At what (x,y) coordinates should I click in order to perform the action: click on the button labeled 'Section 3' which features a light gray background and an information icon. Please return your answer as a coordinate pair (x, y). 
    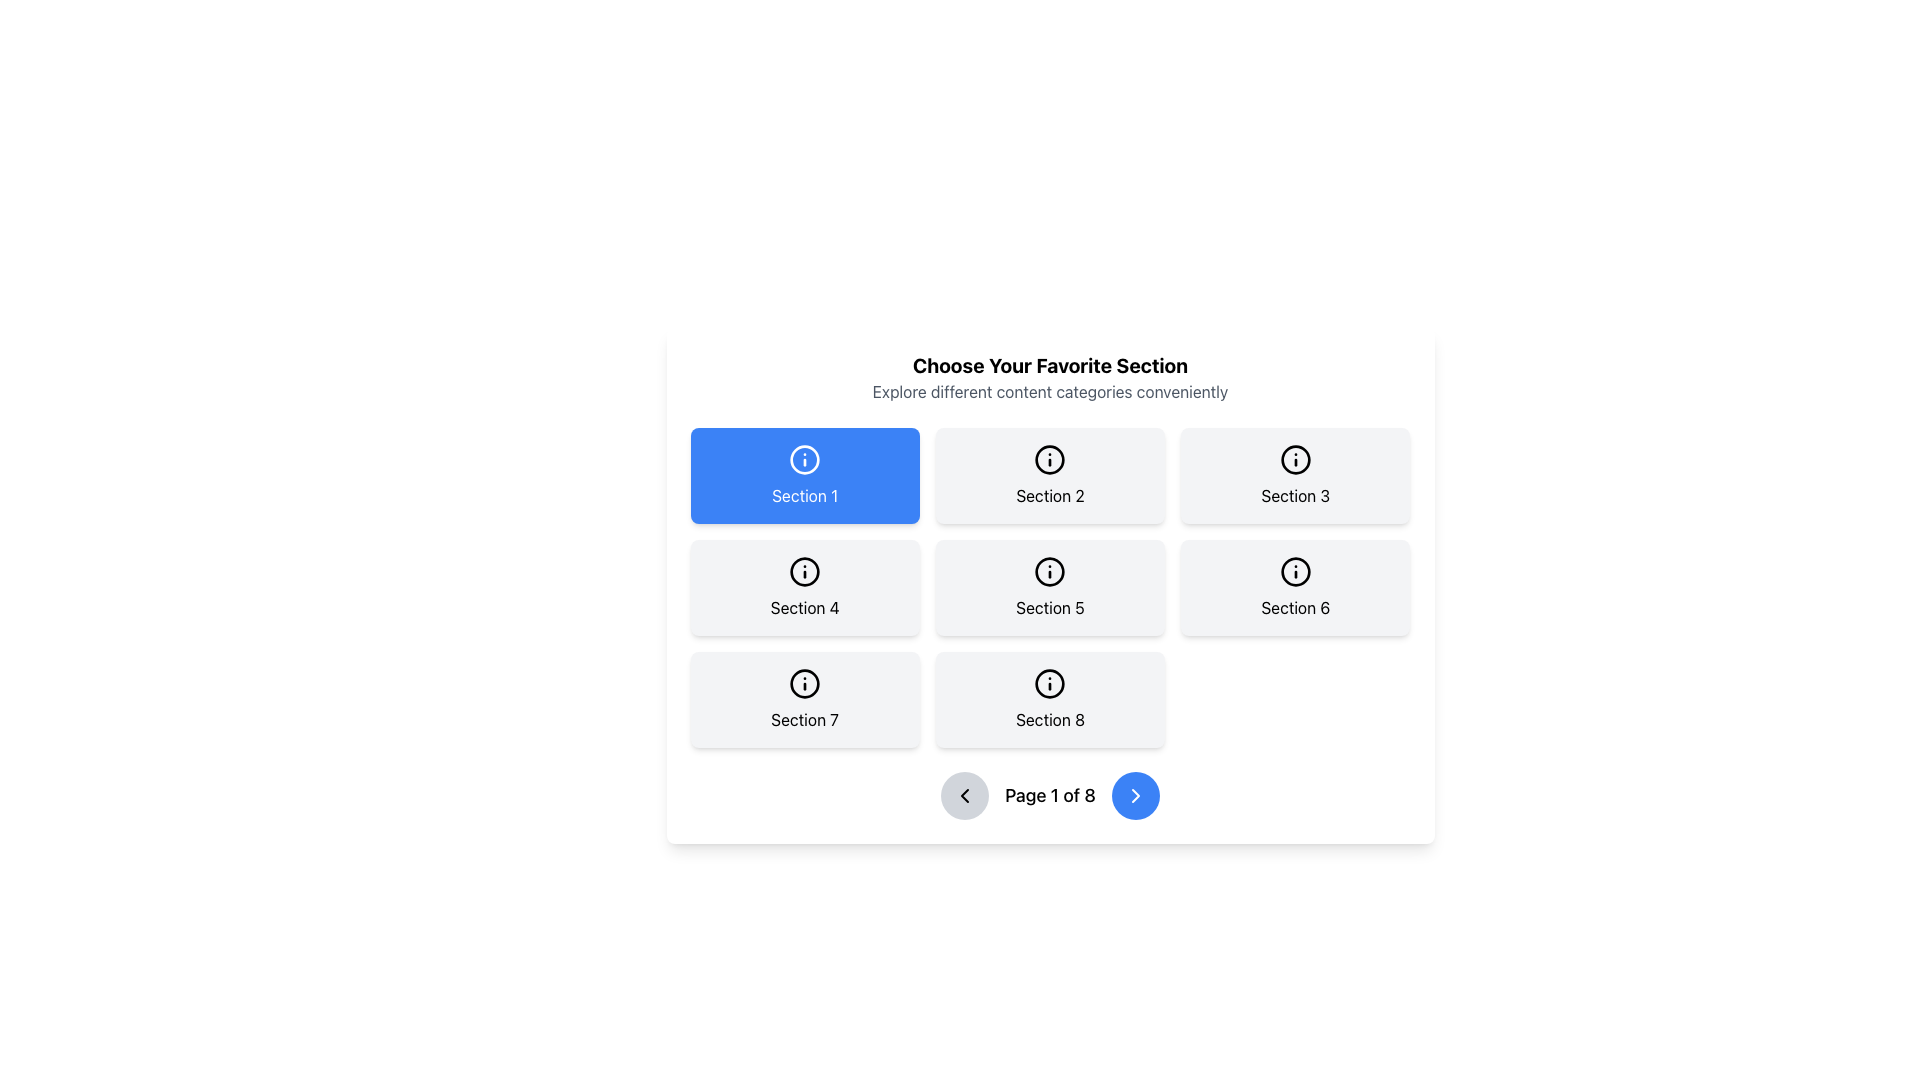
    Looking at the image, I should click on (1295, 475).